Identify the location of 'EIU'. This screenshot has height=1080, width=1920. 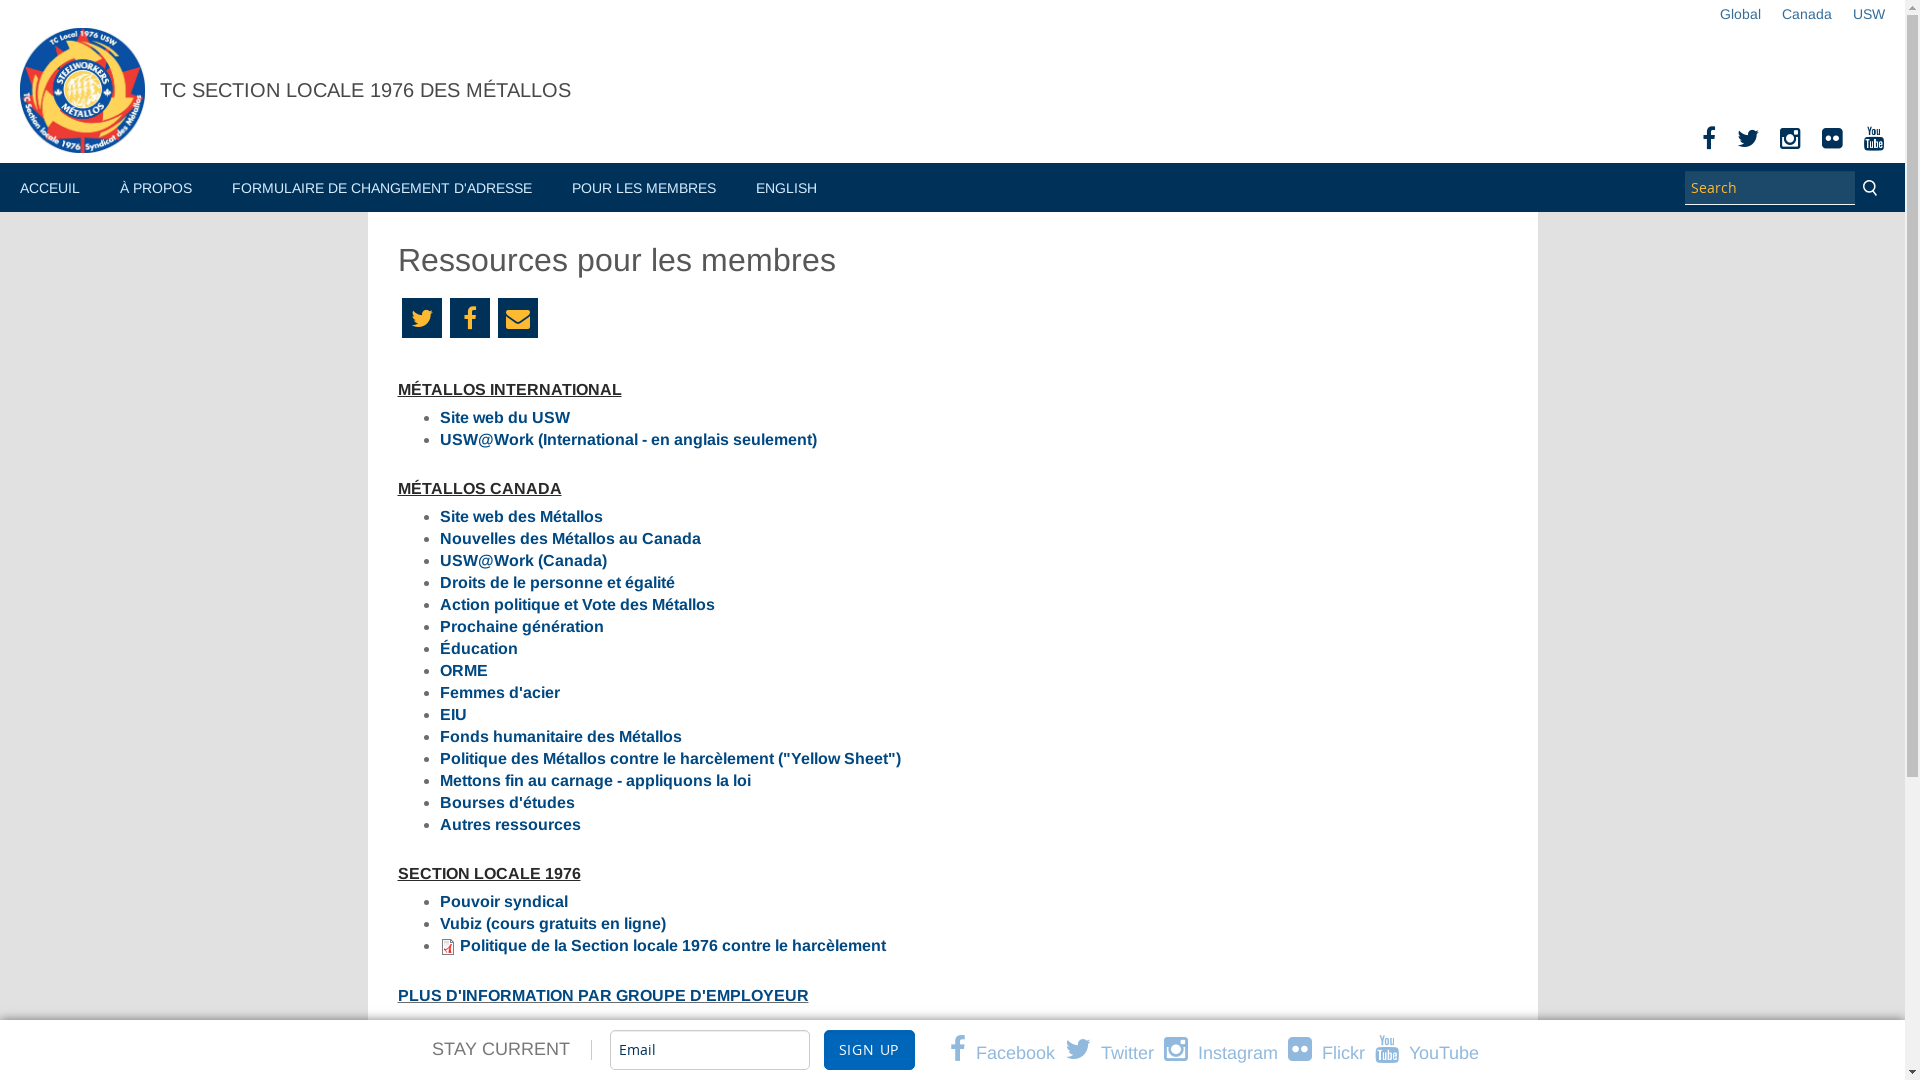
(452, 713).